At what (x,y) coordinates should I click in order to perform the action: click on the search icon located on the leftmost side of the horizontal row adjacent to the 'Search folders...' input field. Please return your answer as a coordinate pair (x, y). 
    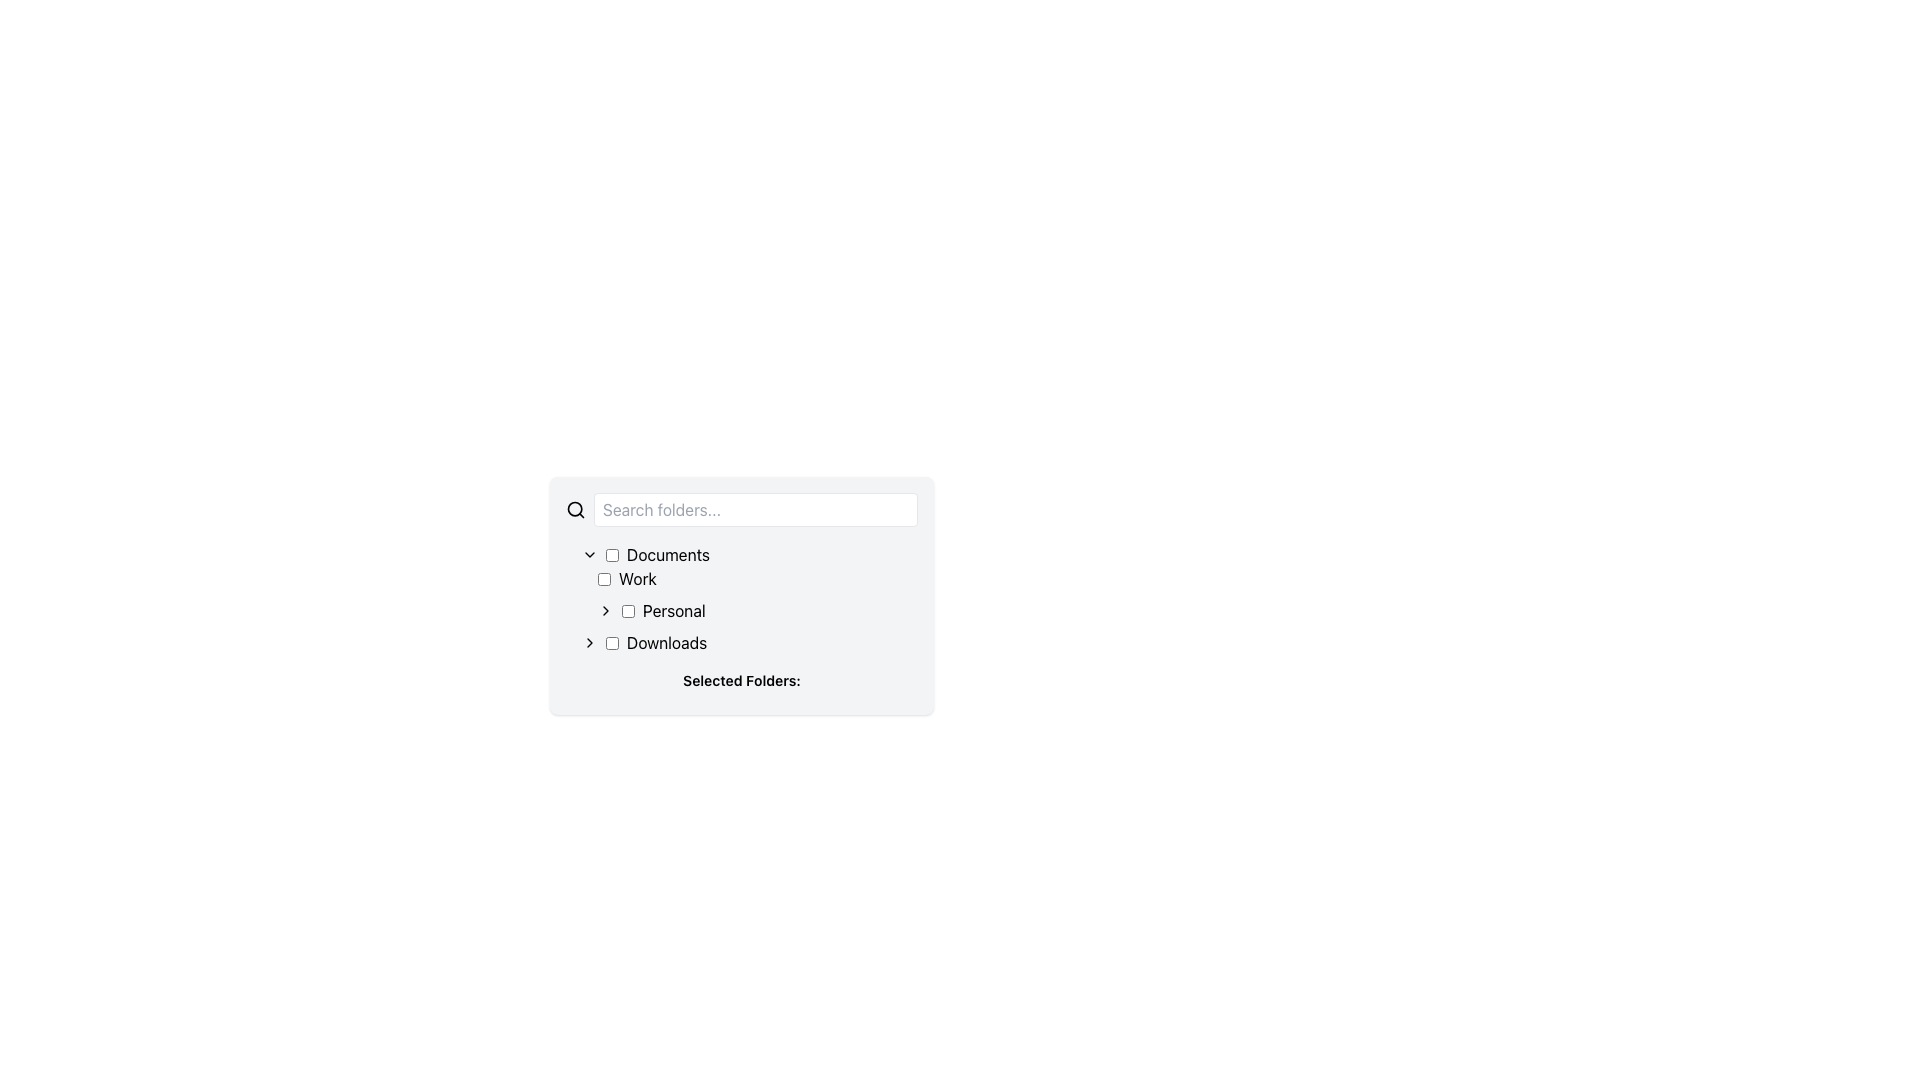
    Looking at the image, I should click on (575, 508).